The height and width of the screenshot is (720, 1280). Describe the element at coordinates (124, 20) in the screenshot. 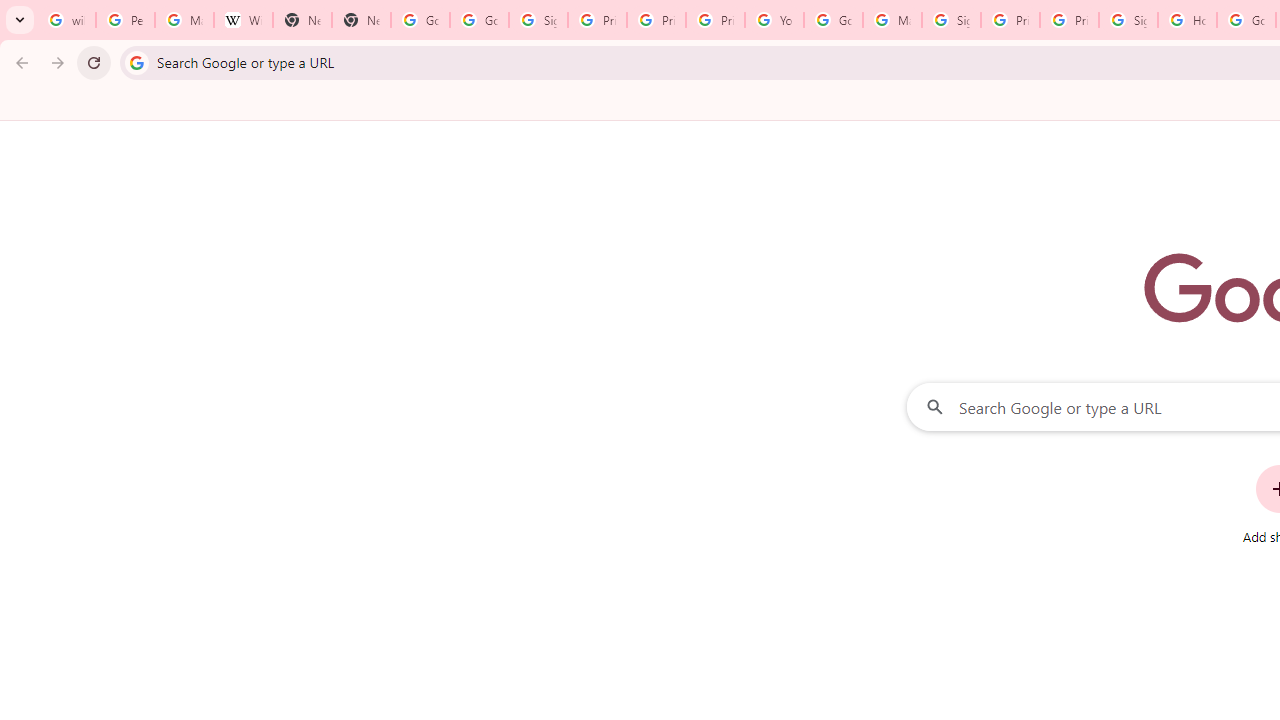

I see `'Personalization & Google Search results - Google Search Help'` at that location.